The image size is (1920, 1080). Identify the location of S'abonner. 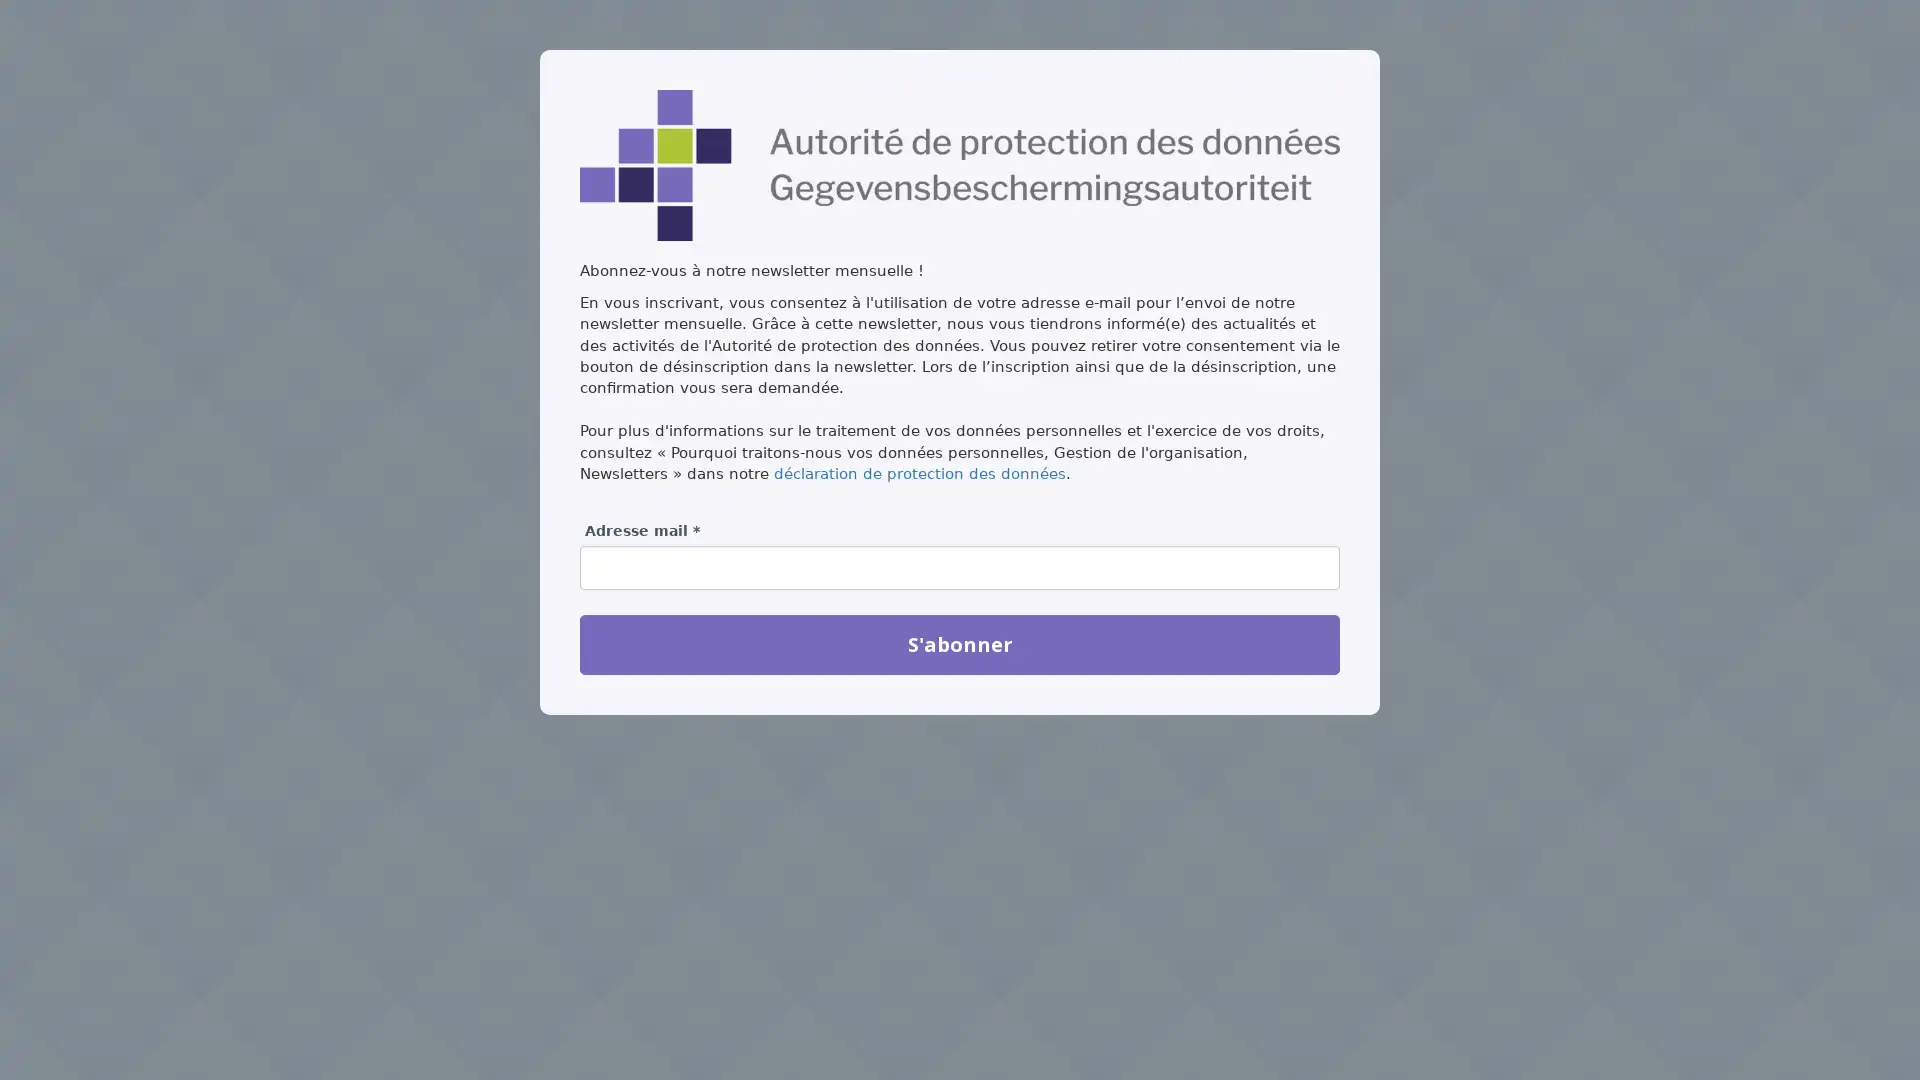
(960, 644).